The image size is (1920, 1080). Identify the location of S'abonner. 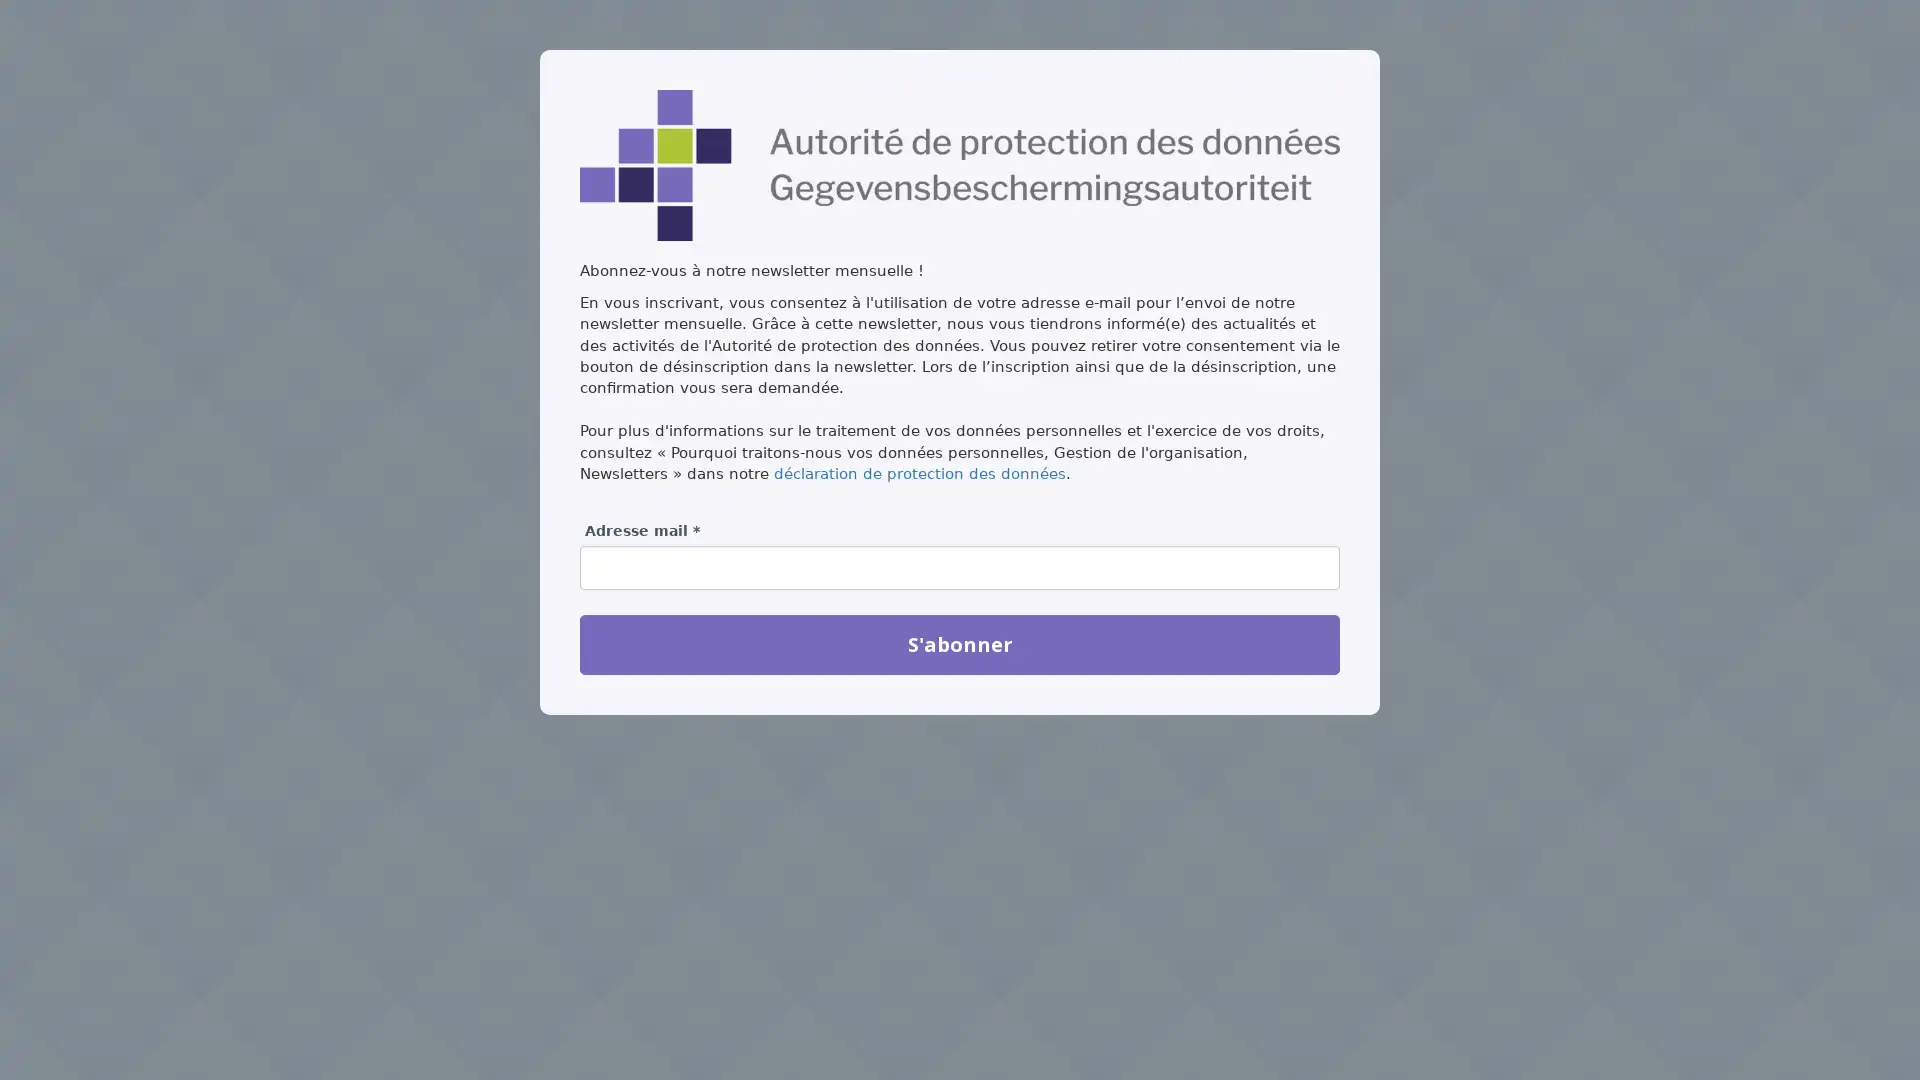
(960, 644).